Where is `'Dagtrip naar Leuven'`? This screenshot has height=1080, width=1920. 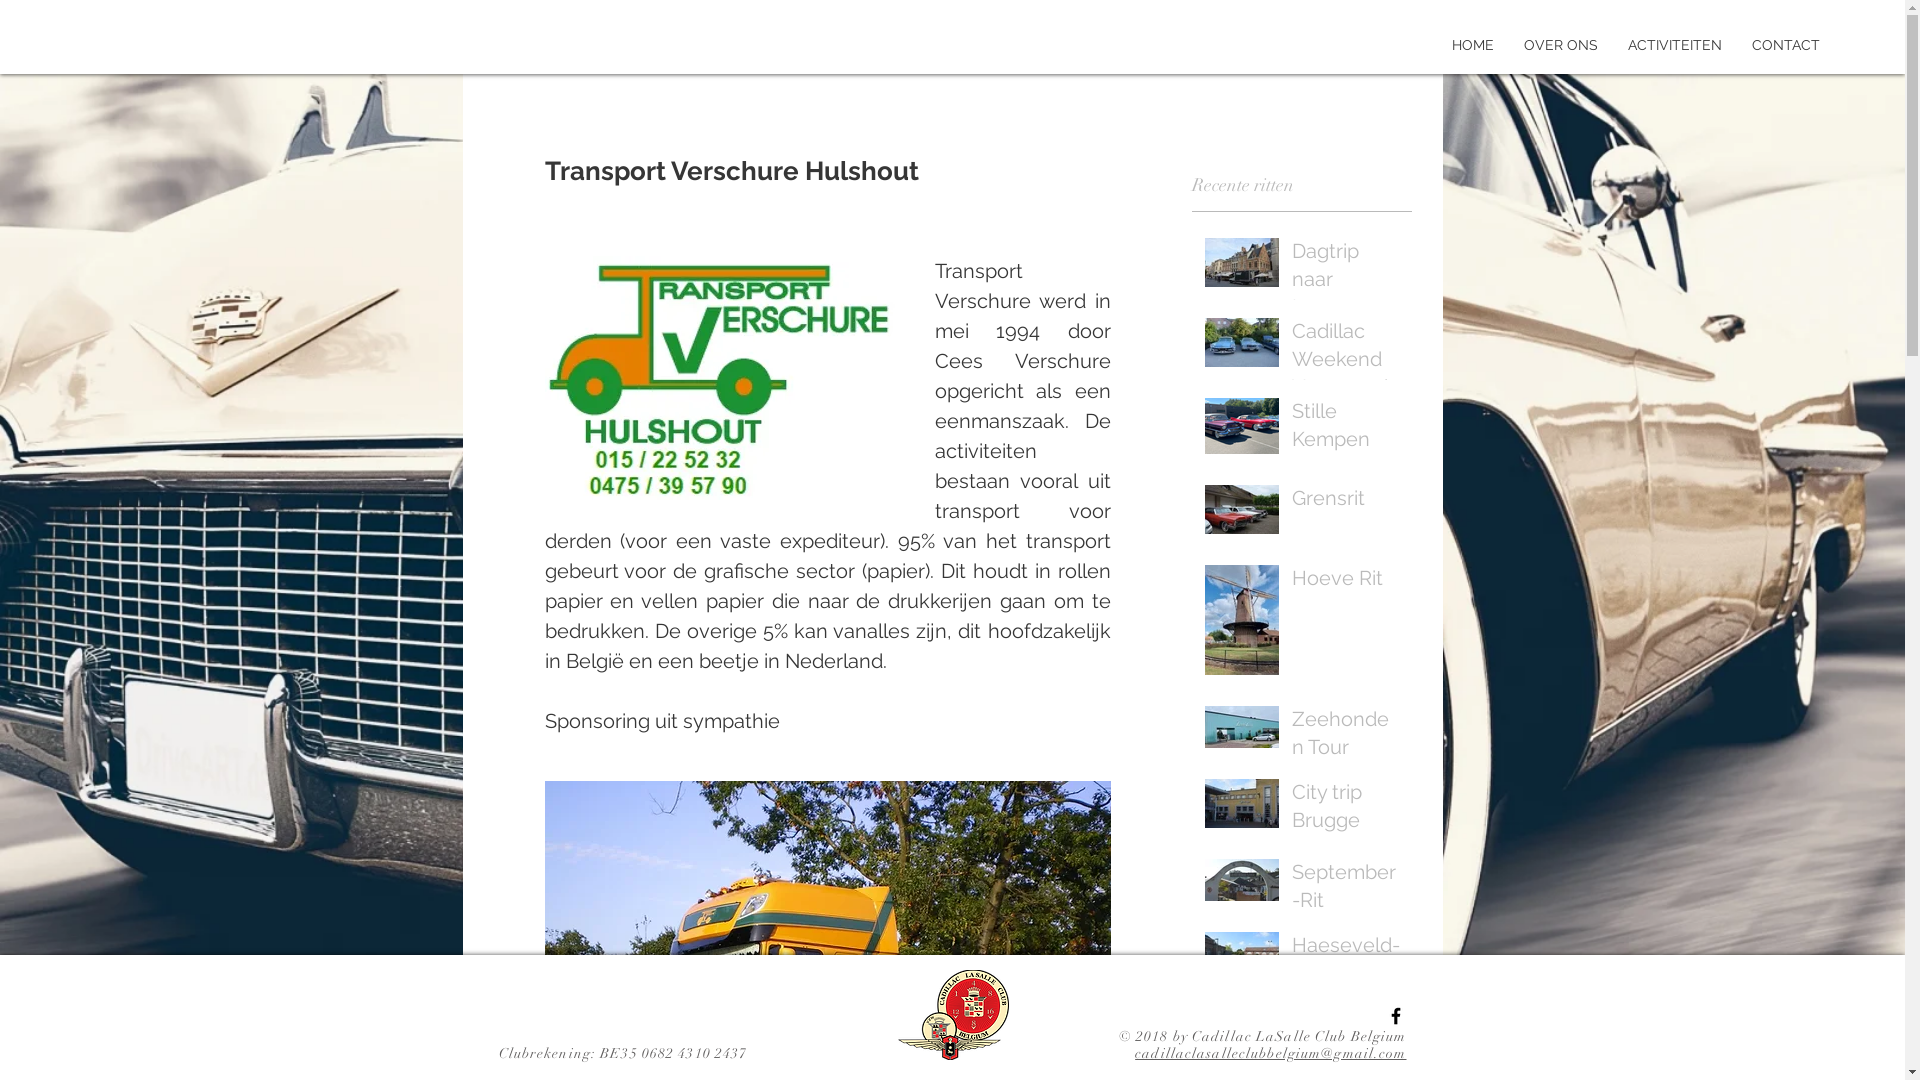 'Dagtrip naar Leuven' is located at coordinates (1291, 282).